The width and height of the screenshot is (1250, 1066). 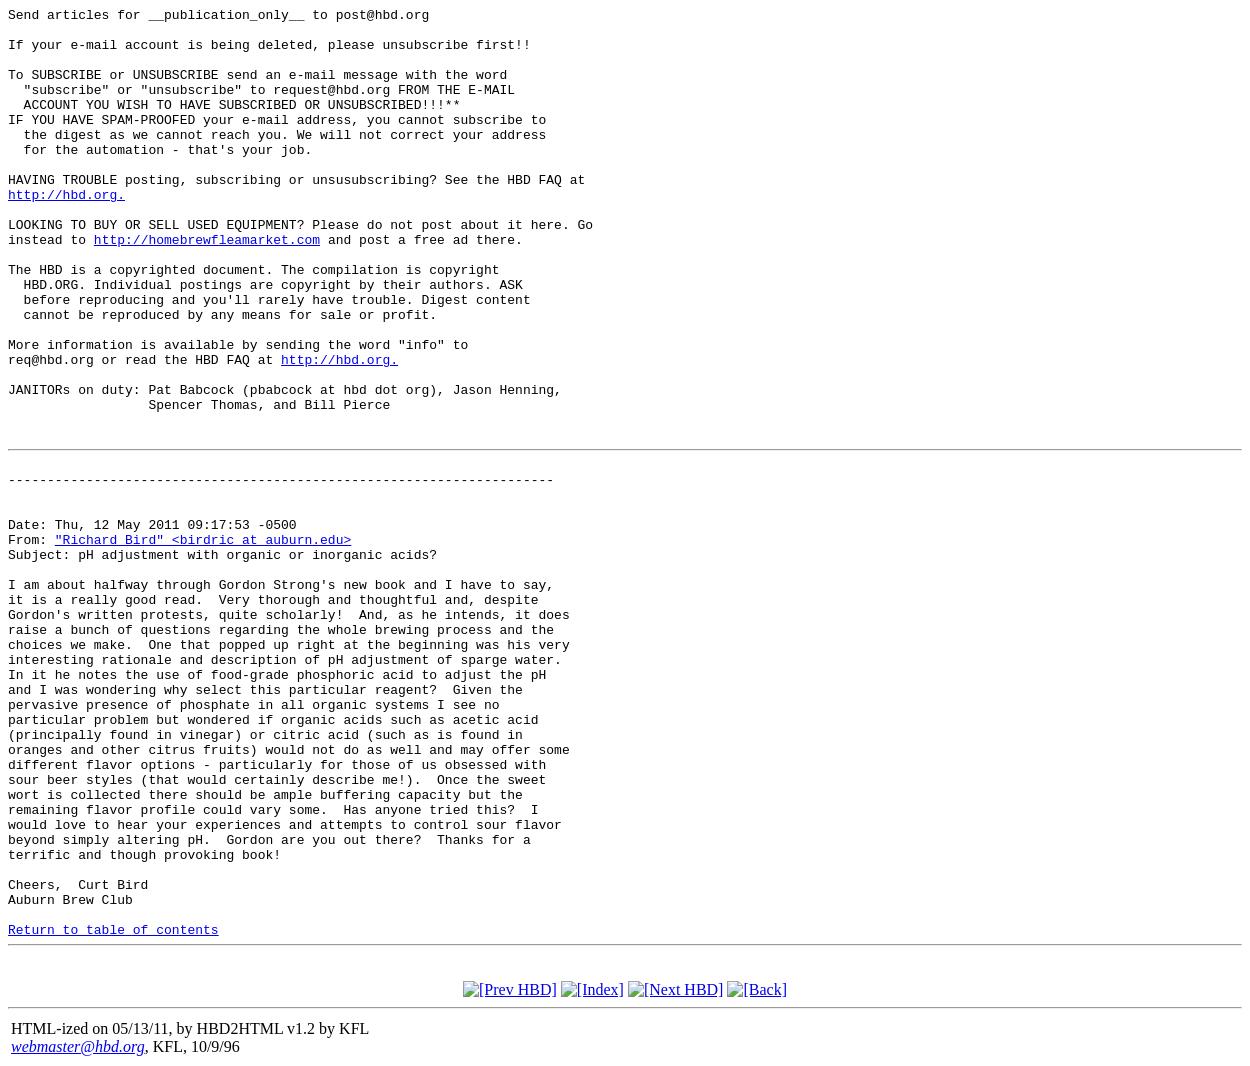 I want to click on 'HTML-ized on 05/13/11, by HBD2HTML v1.2 by KFL', so click(x=189, y=1027).